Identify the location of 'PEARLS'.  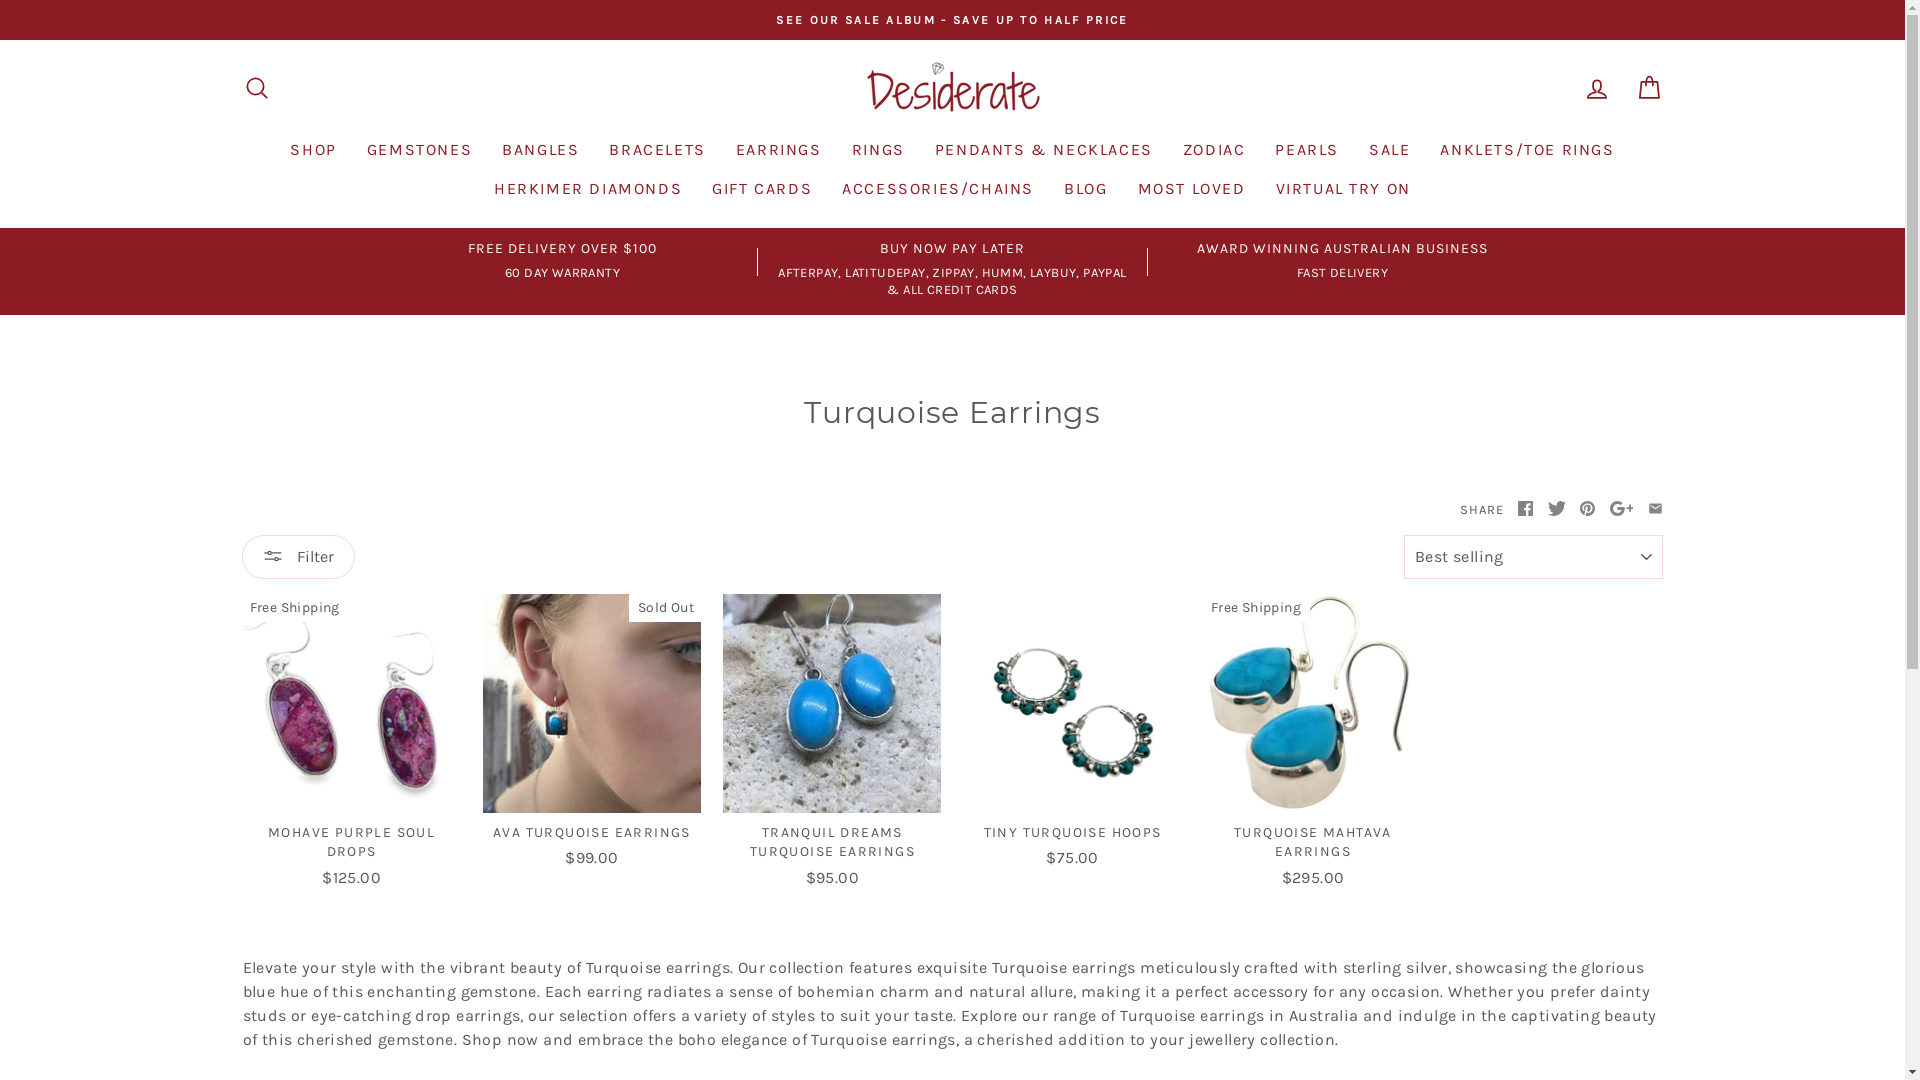
(1306, 148).